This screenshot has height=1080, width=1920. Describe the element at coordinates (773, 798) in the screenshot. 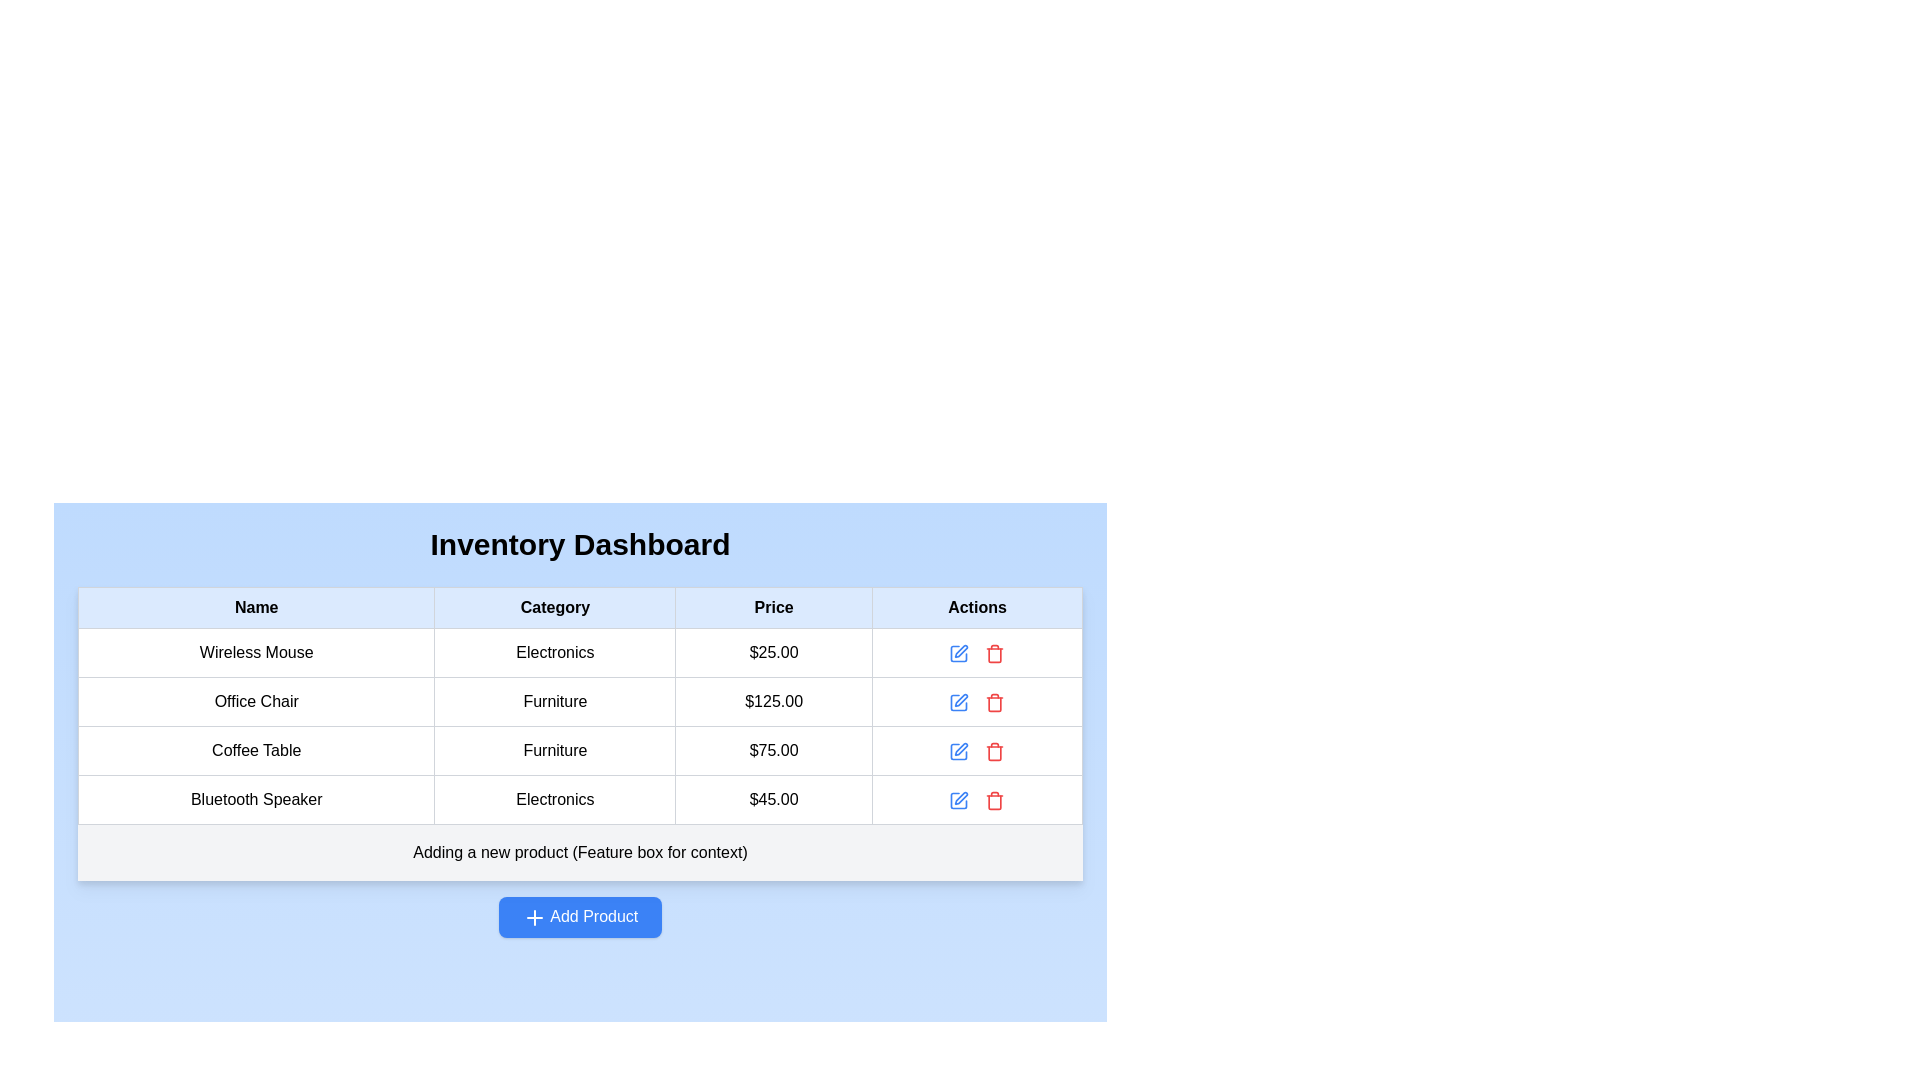

I see `the static text label displaying the price '$45.00' for the 'Bluetooth Speaker' in the fourth row of the 'Price' column` at that location.